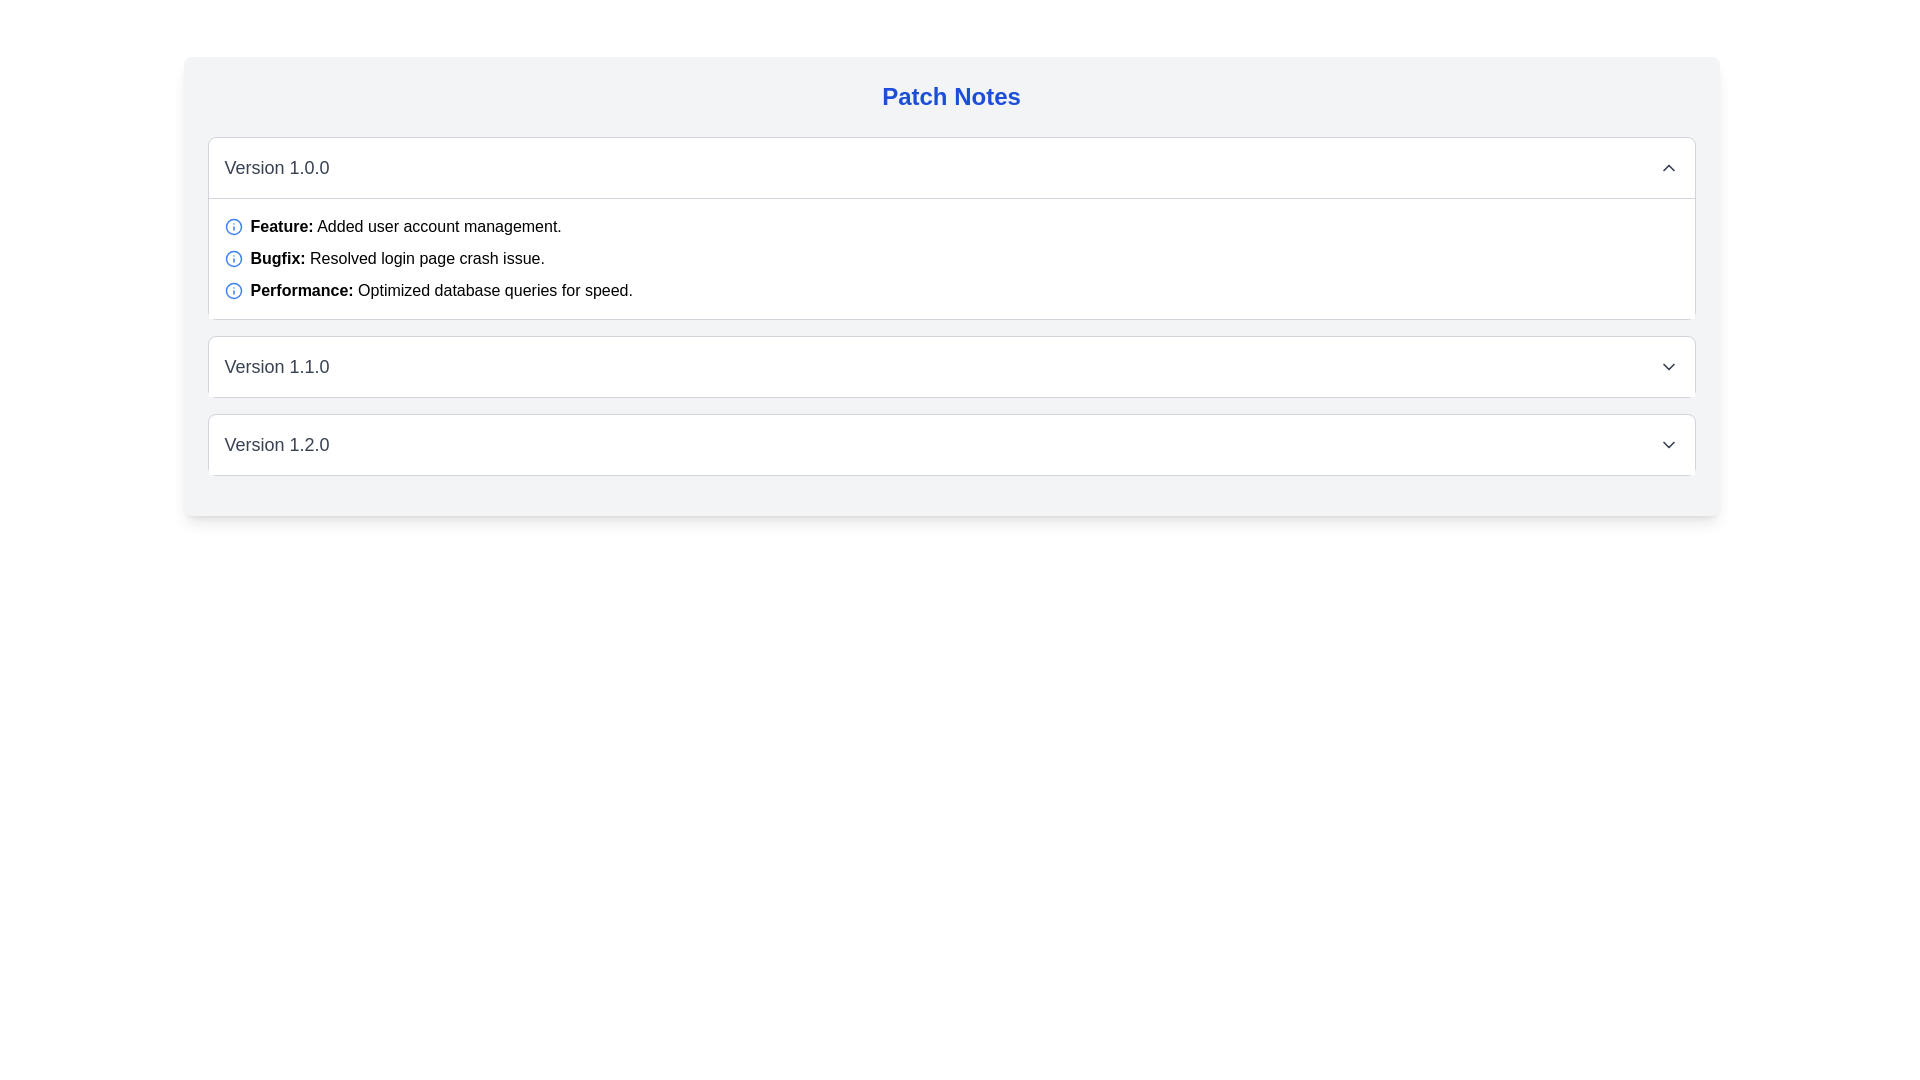 This screenshot has height=1080, width=1920. Describe the element at coordinates (1668, 366) in the screenshot. I see `the downward-pointing chevron icon located to the far right of the text 'Version 1.1.0' in the header section` at that location.